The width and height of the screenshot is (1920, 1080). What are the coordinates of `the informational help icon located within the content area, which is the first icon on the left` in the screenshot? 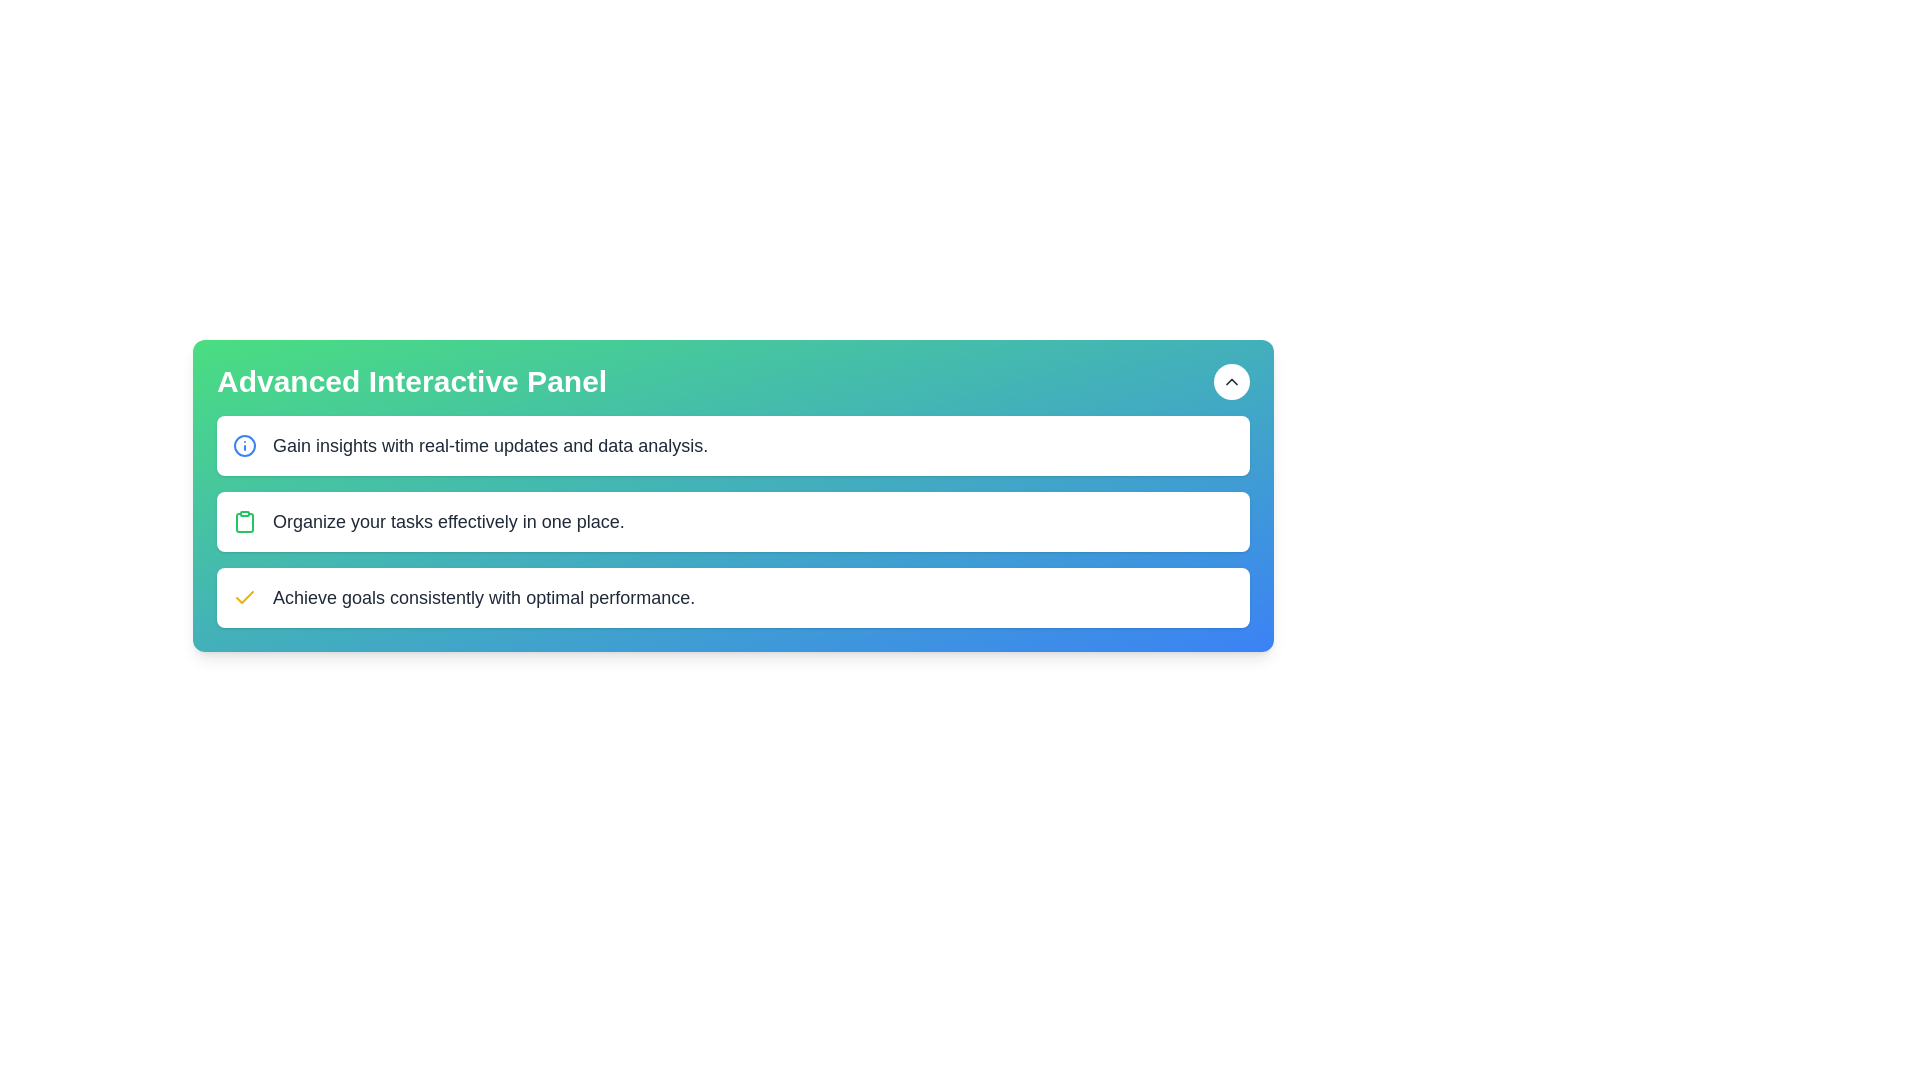 It's located at (243, 445).